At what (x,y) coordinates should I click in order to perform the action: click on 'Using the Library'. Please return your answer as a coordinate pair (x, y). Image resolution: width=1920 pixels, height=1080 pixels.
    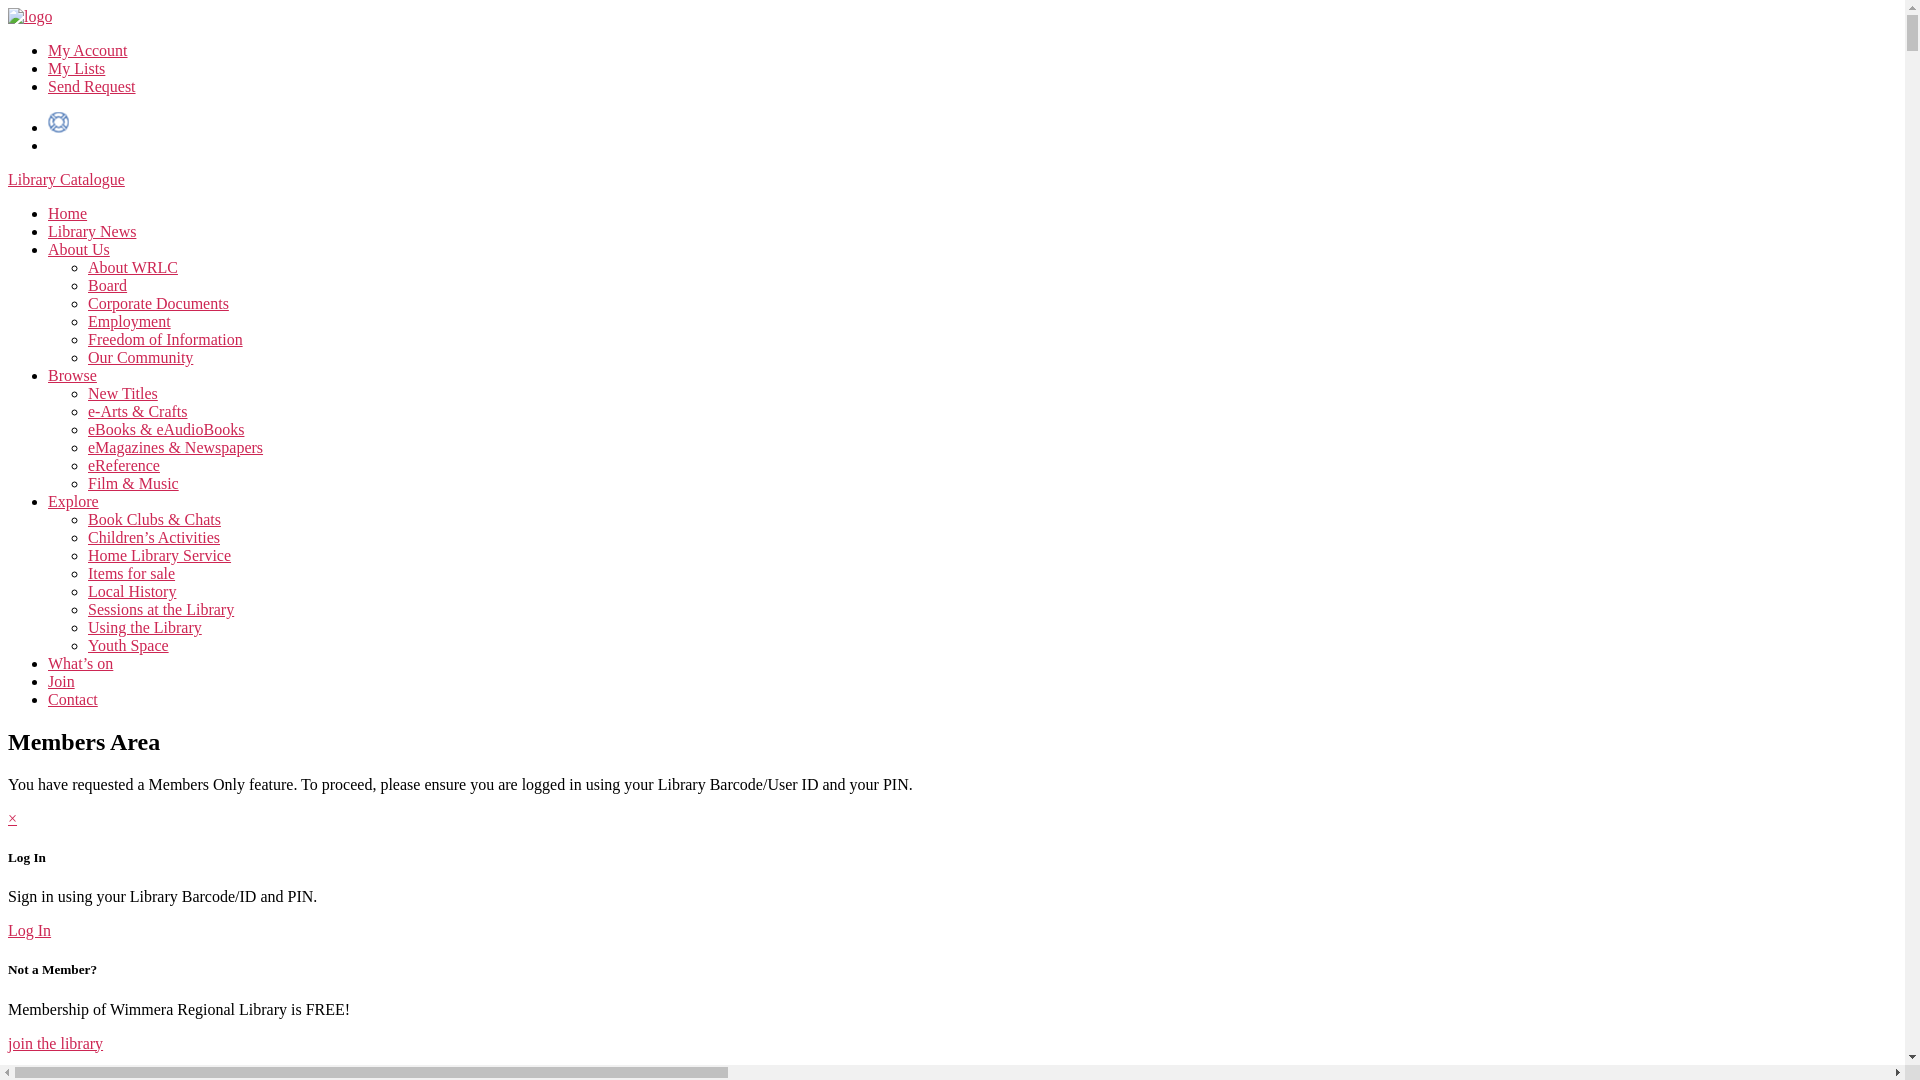
    Looking at the image, I should click on (143, 626).